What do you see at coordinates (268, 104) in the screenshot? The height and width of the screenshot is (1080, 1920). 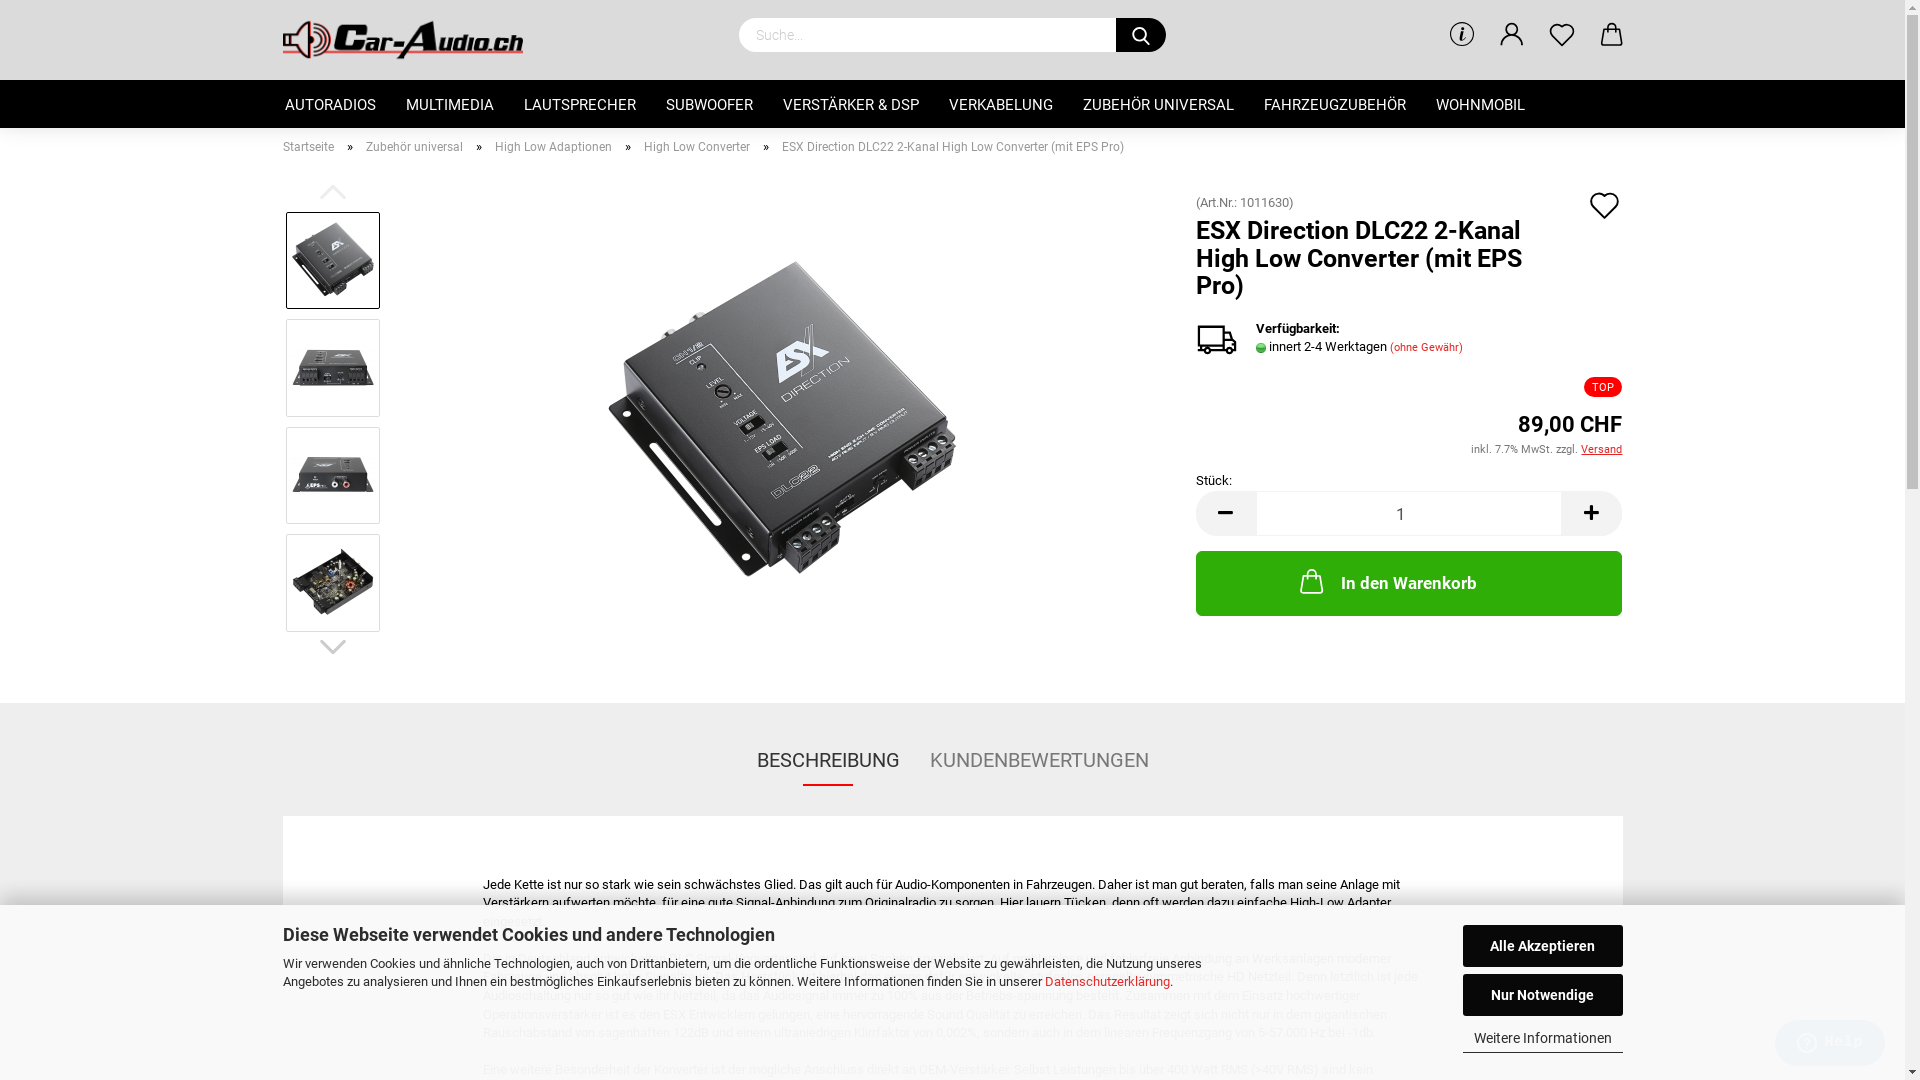 I see `'AUTORADIOS'` at bounding box center [268, 104].